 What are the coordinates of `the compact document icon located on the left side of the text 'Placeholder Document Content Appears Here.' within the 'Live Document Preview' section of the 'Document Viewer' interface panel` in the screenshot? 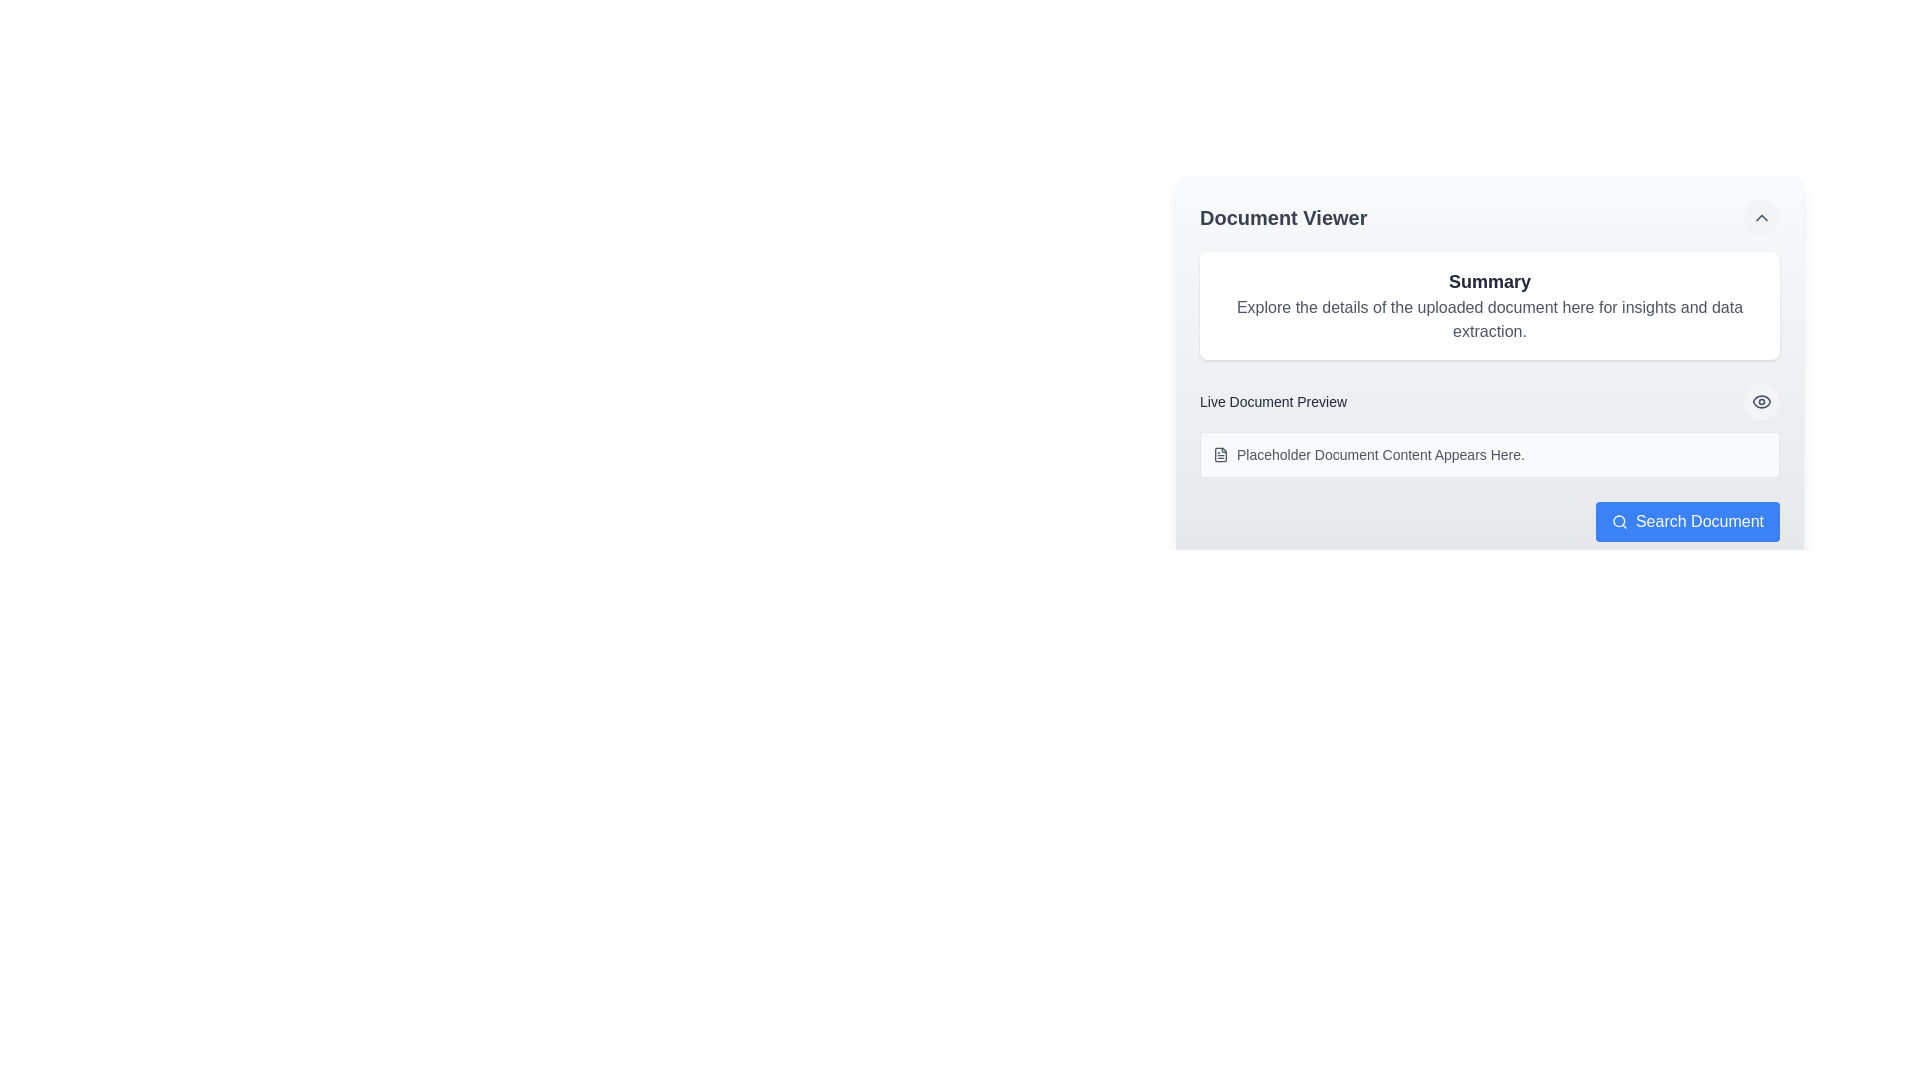 It's located at (1219, 455).